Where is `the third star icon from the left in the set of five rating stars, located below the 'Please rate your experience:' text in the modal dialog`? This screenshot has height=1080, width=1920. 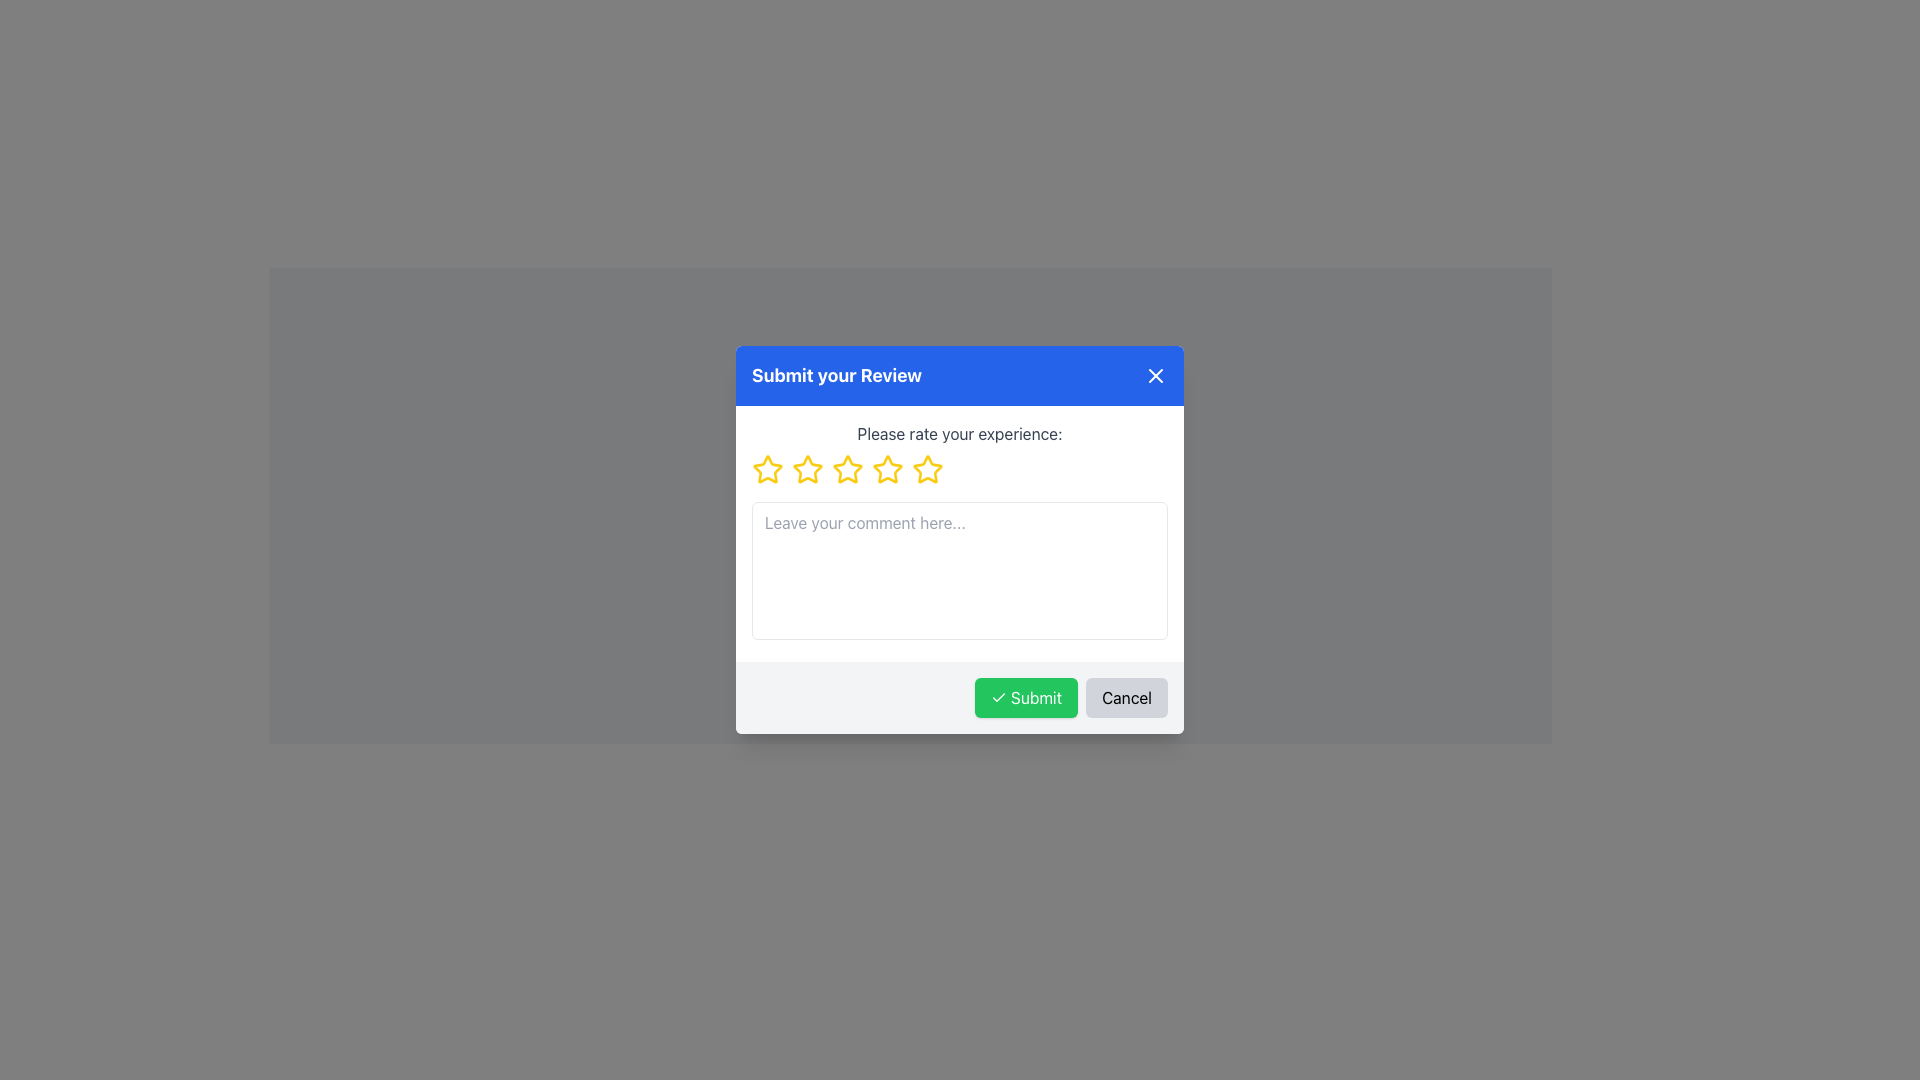
the third star icon from the left in the set of five rating stars, located below the 'Please rate your experience:' text in the modal dialog is located at coordinates (848, 469).